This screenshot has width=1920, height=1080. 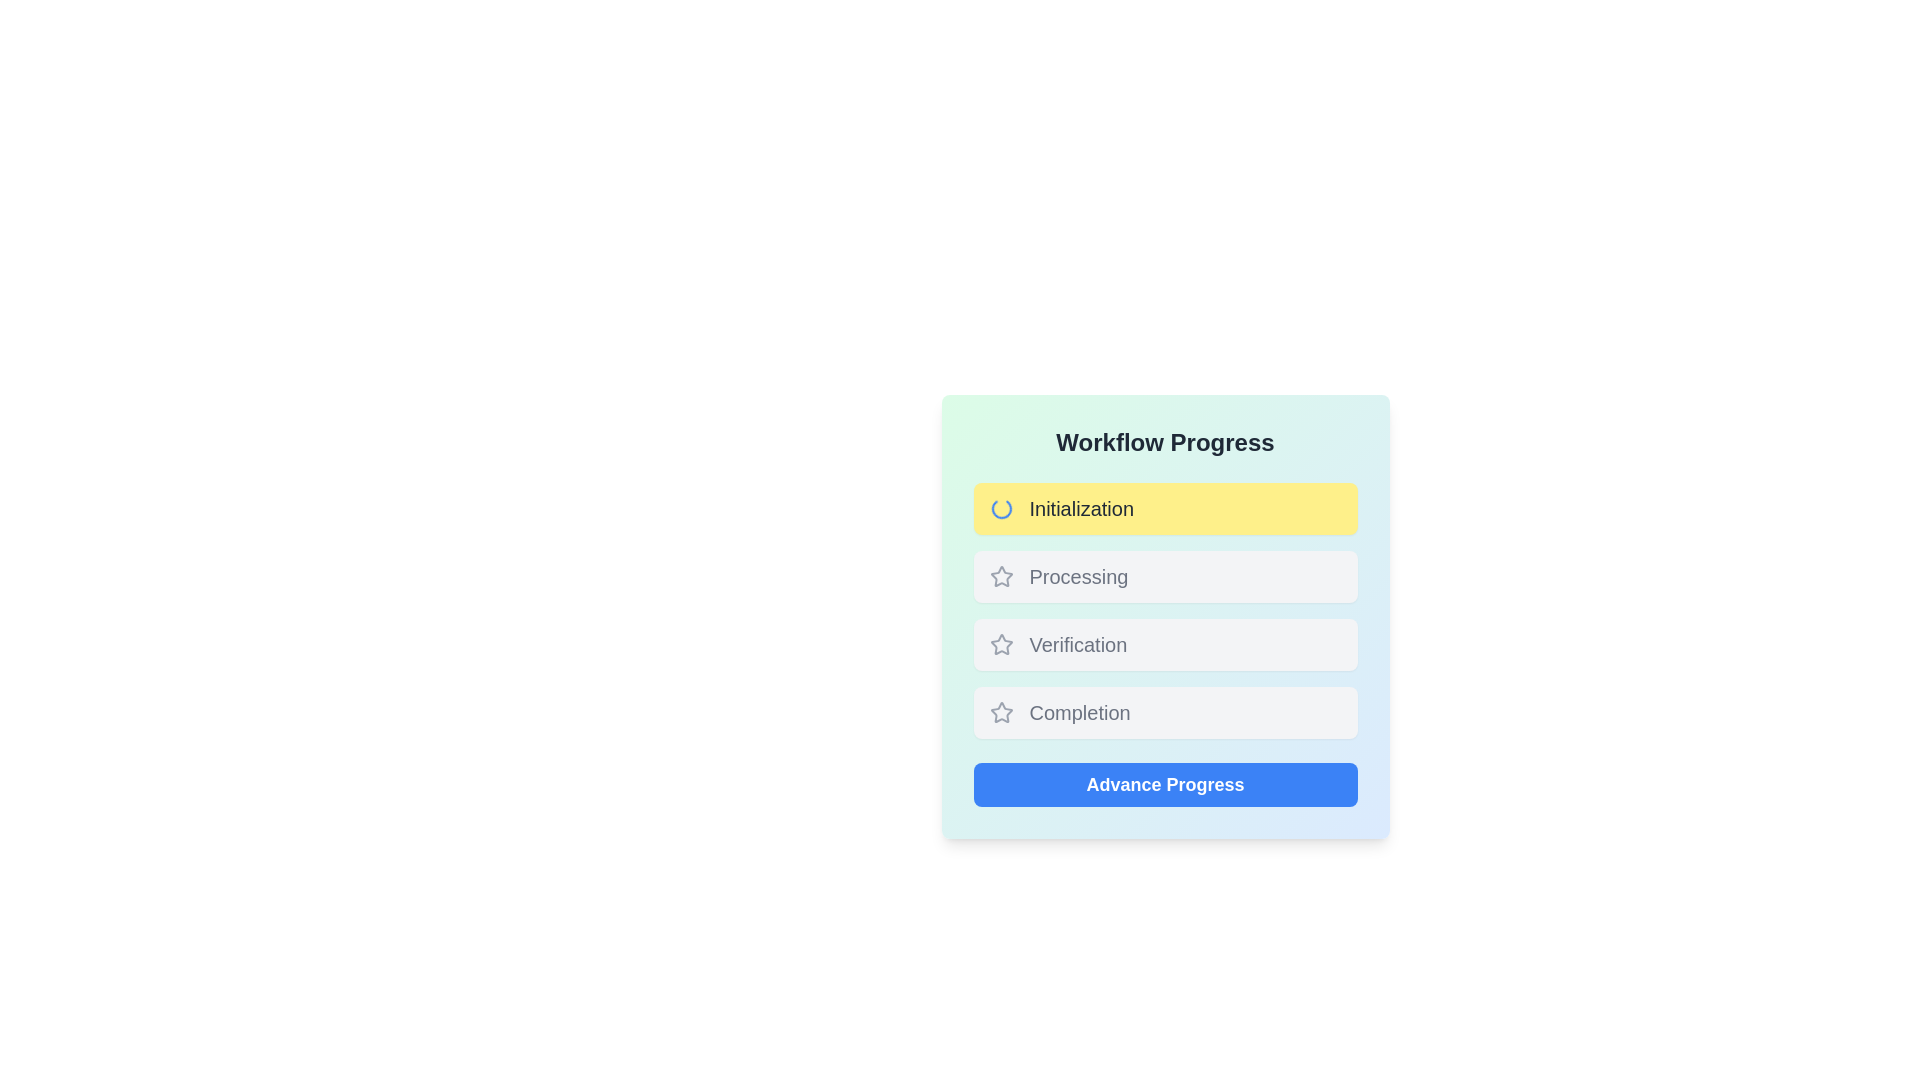 What do you see at coordinates (1001, 644) in the screenshot?
I see `the second icon labeled 'Verification' in the 'Workflow Progress' panel` at bounding box center [1001, 644].